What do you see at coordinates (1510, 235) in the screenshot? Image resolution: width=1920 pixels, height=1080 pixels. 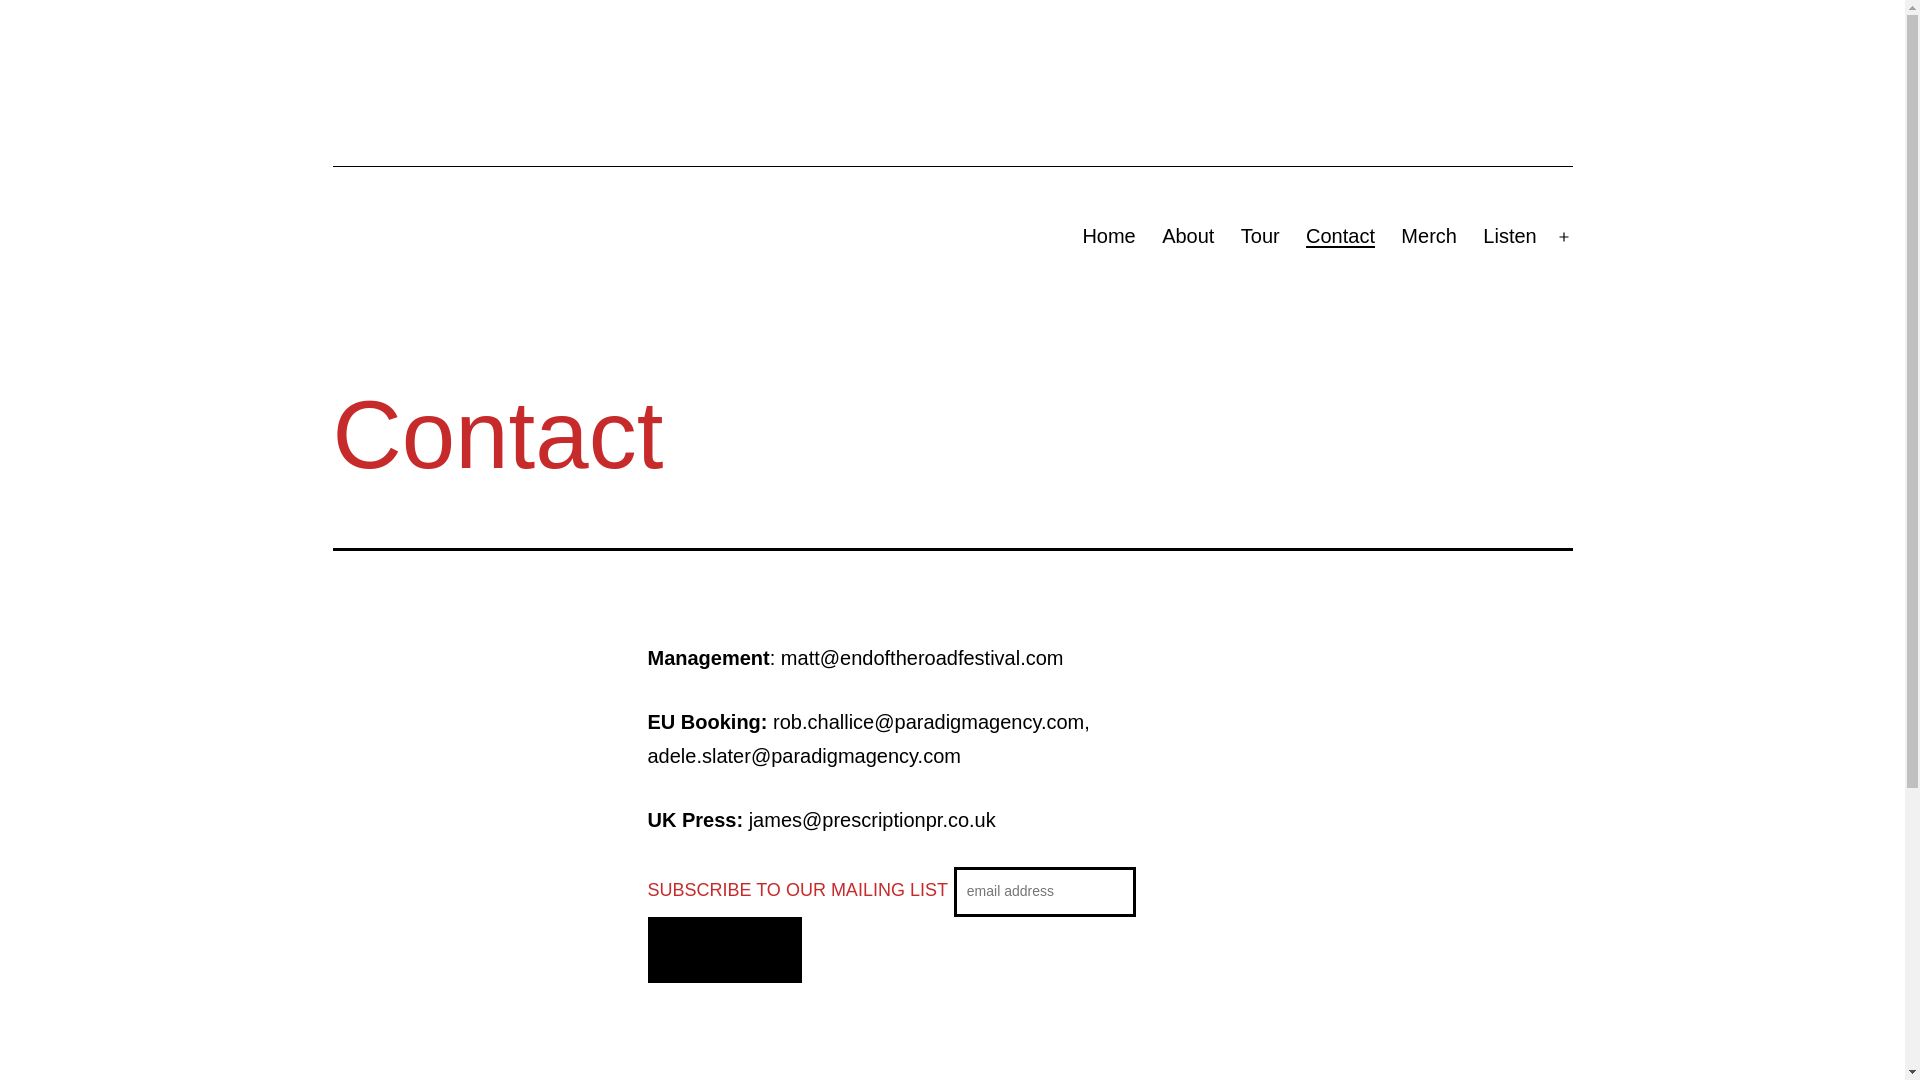 I see `'Listen'` at bounding box center [1510, 235].